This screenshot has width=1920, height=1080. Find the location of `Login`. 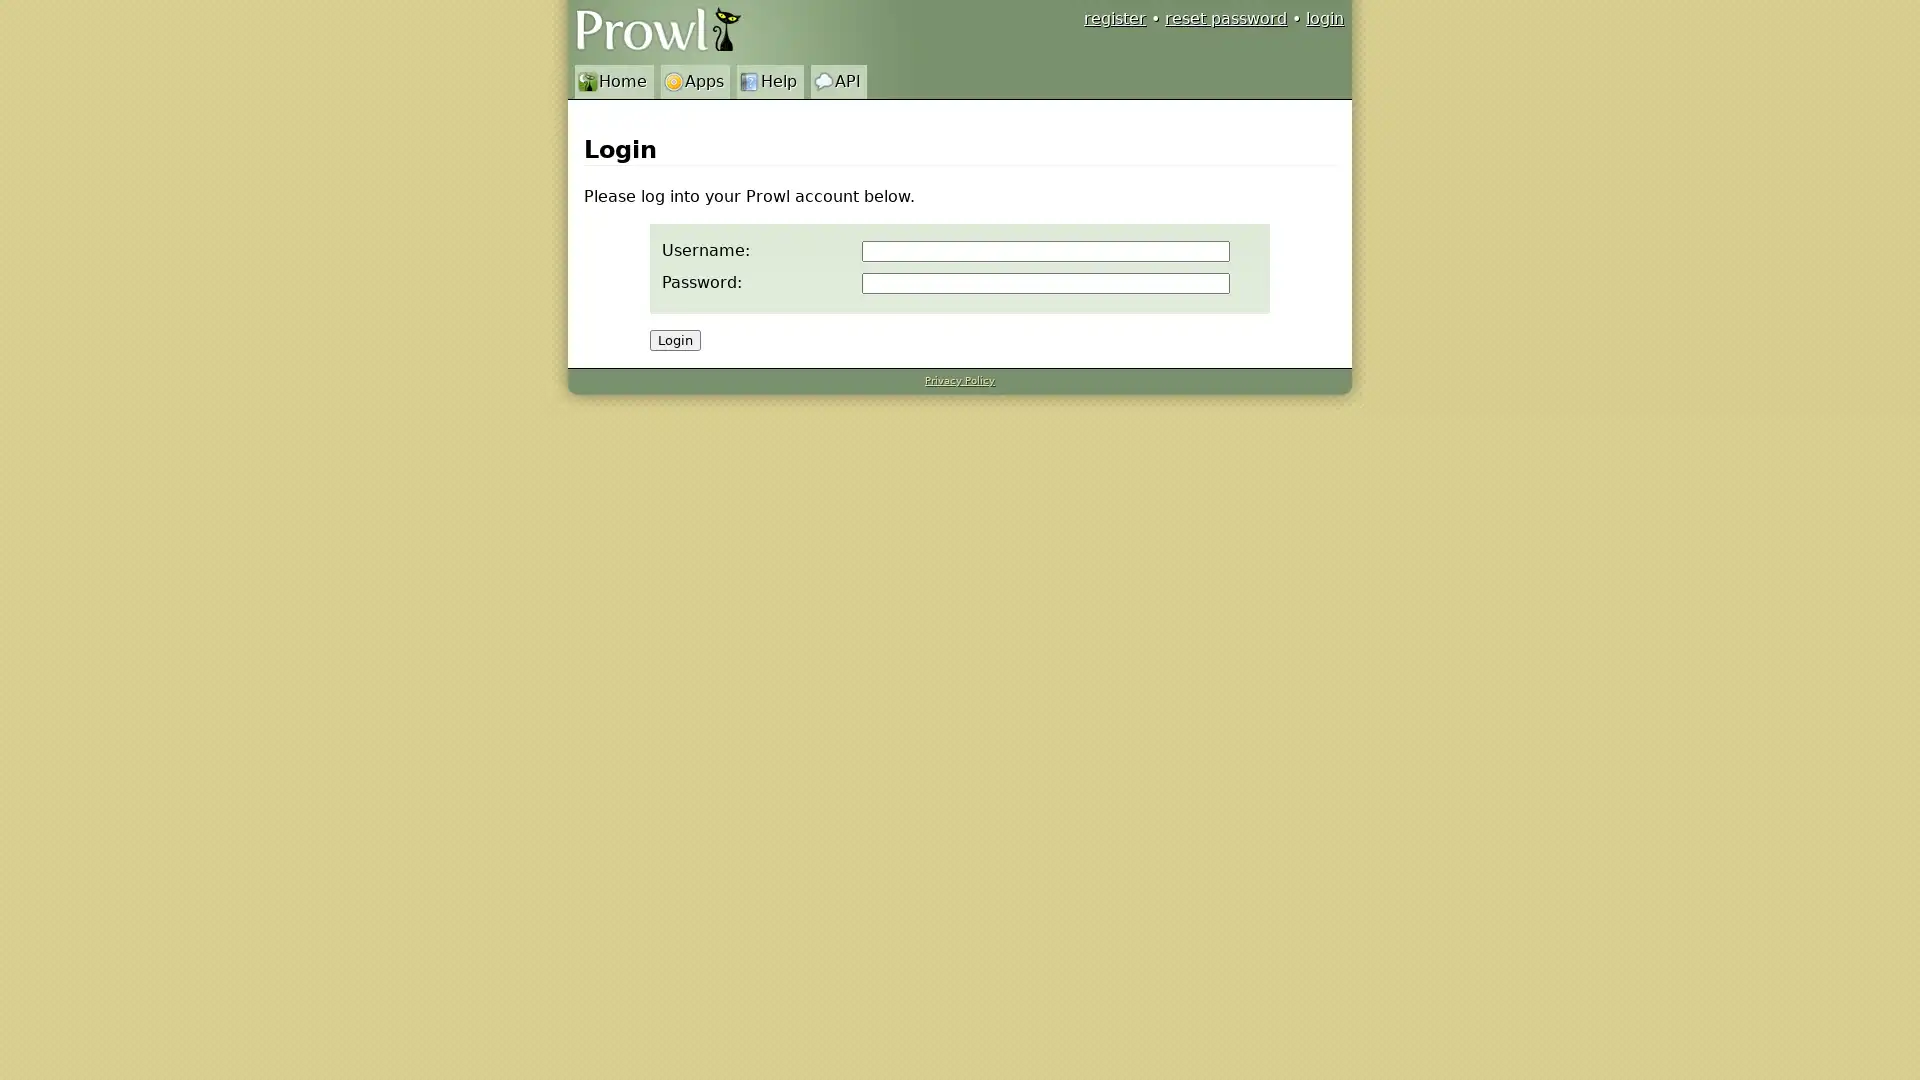

Login is located at coordinates (675, 339).